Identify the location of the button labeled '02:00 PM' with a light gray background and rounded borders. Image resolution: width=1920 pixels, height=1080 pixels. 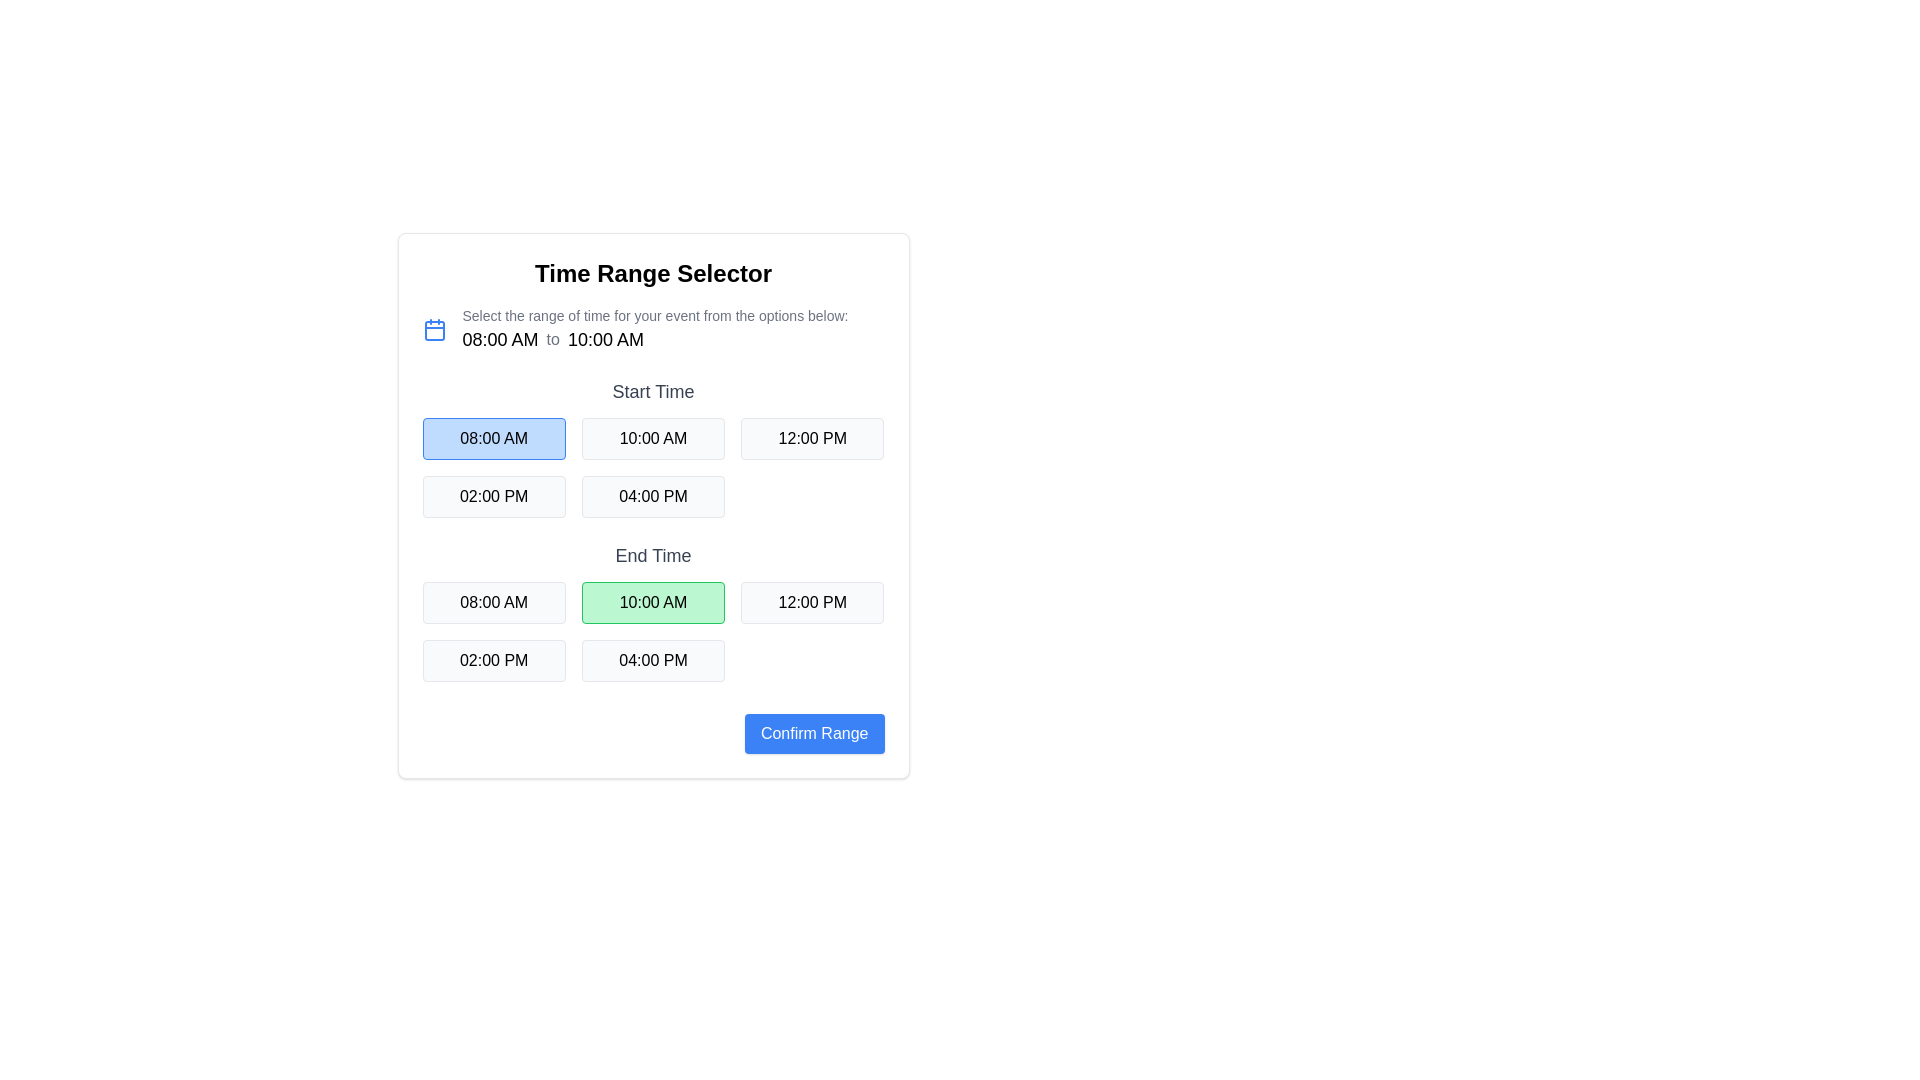
(494, 660).